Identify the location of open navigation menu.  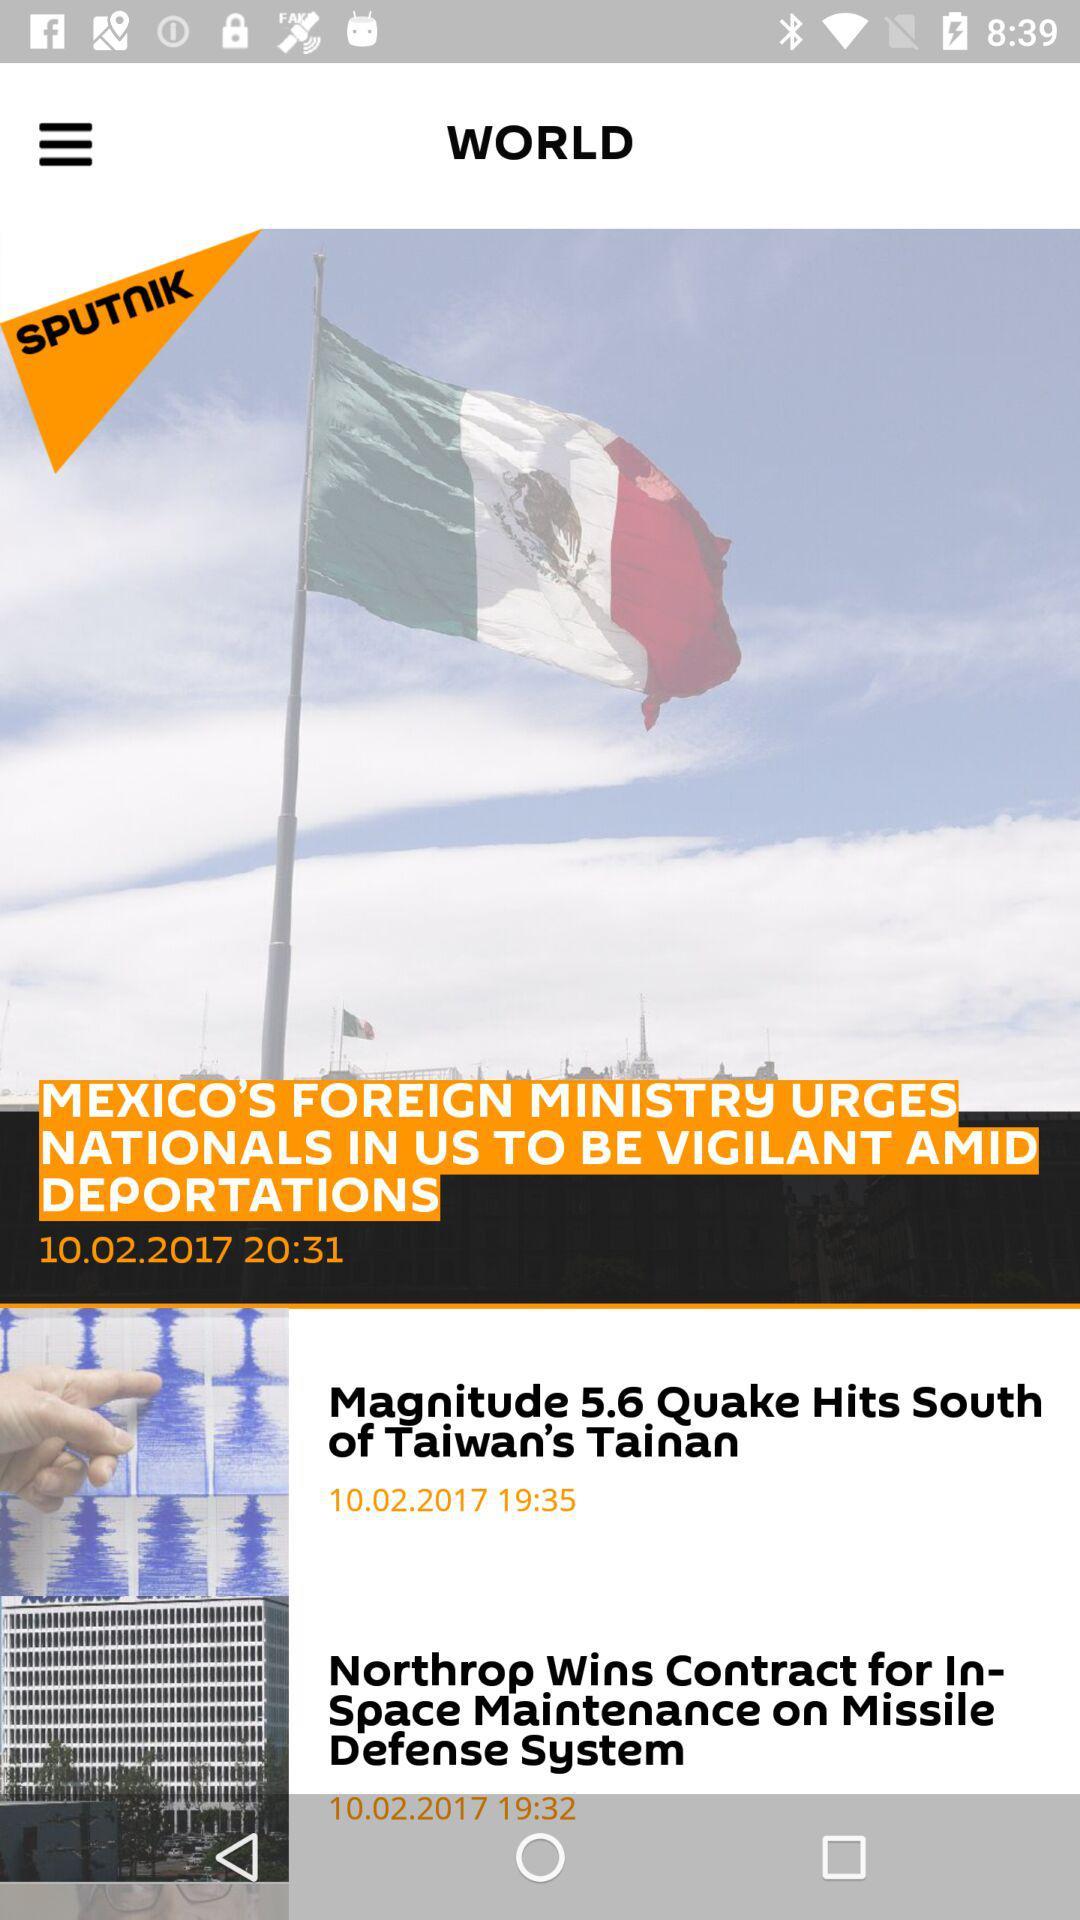
(64, 143).